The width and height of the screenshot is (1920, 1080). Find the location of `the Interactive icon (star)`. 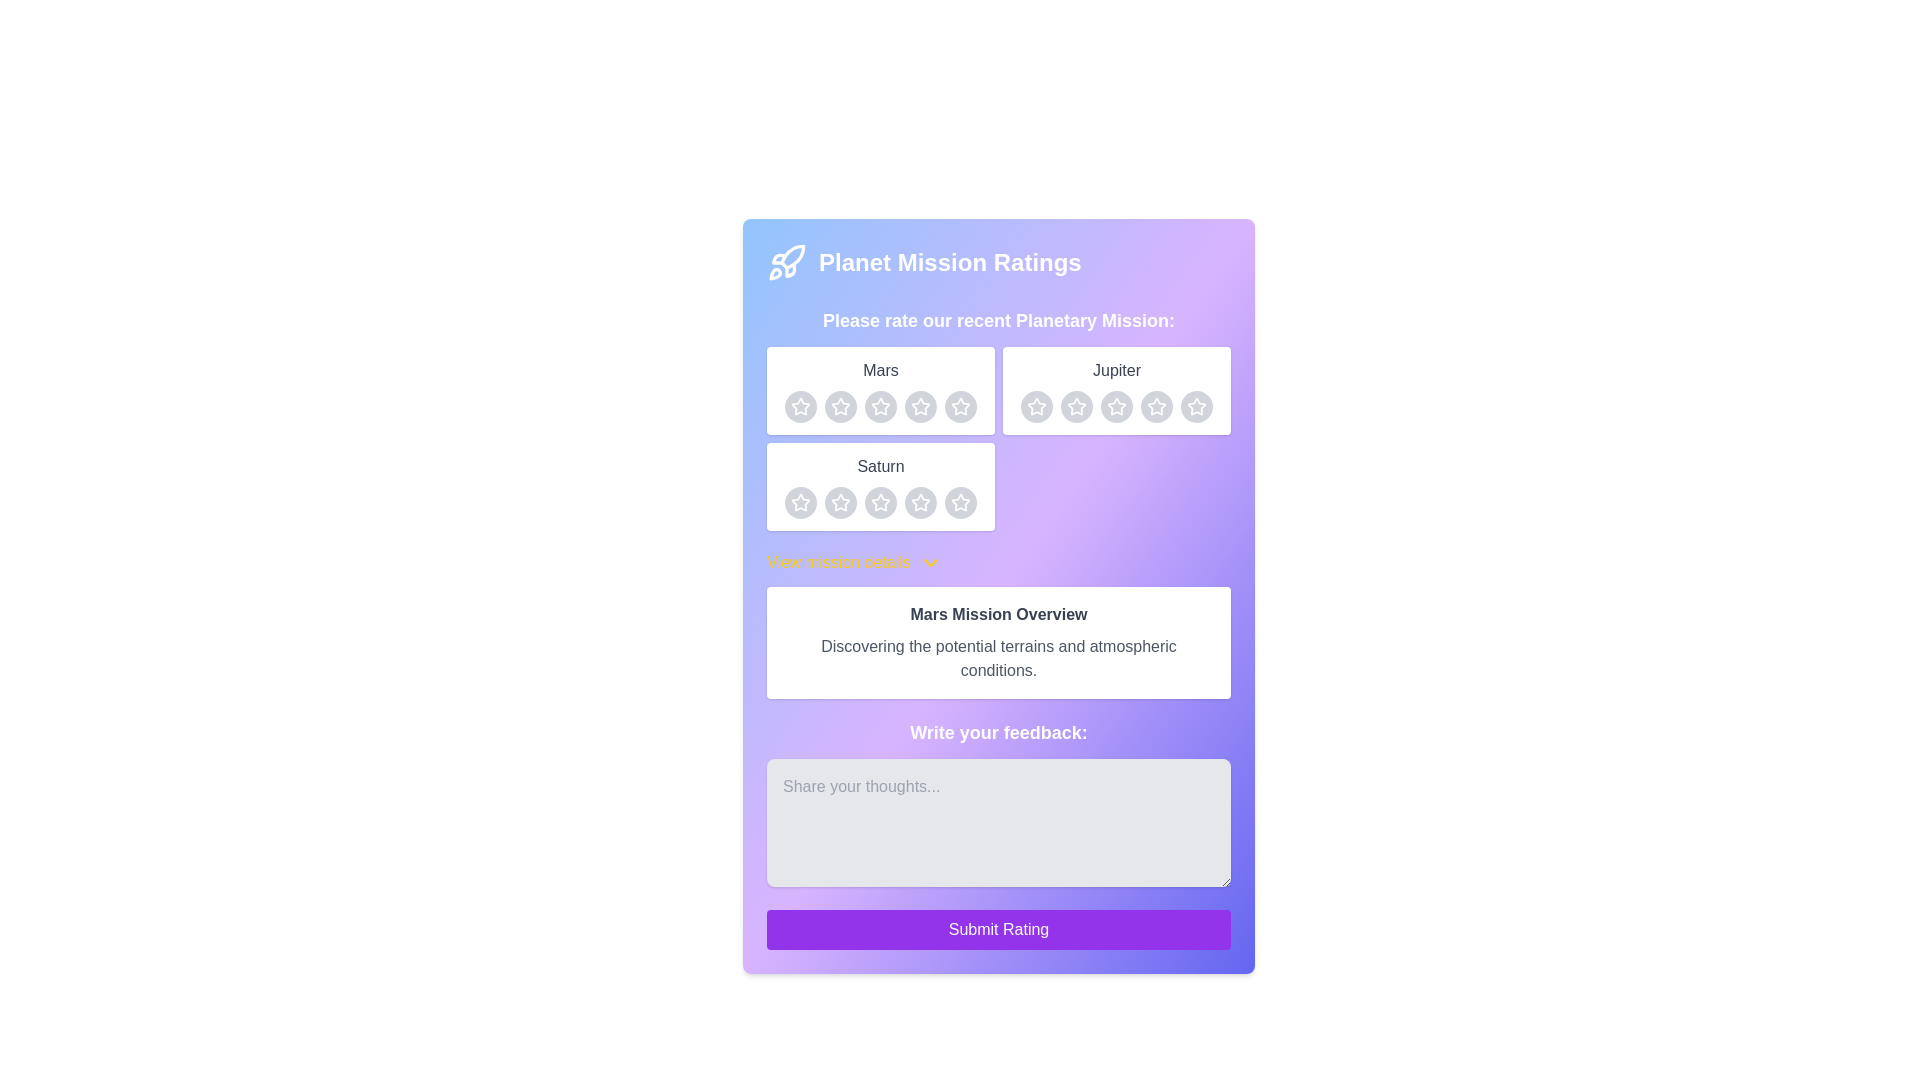

the Interactive icon (star) is located at coordinates (880, 406).